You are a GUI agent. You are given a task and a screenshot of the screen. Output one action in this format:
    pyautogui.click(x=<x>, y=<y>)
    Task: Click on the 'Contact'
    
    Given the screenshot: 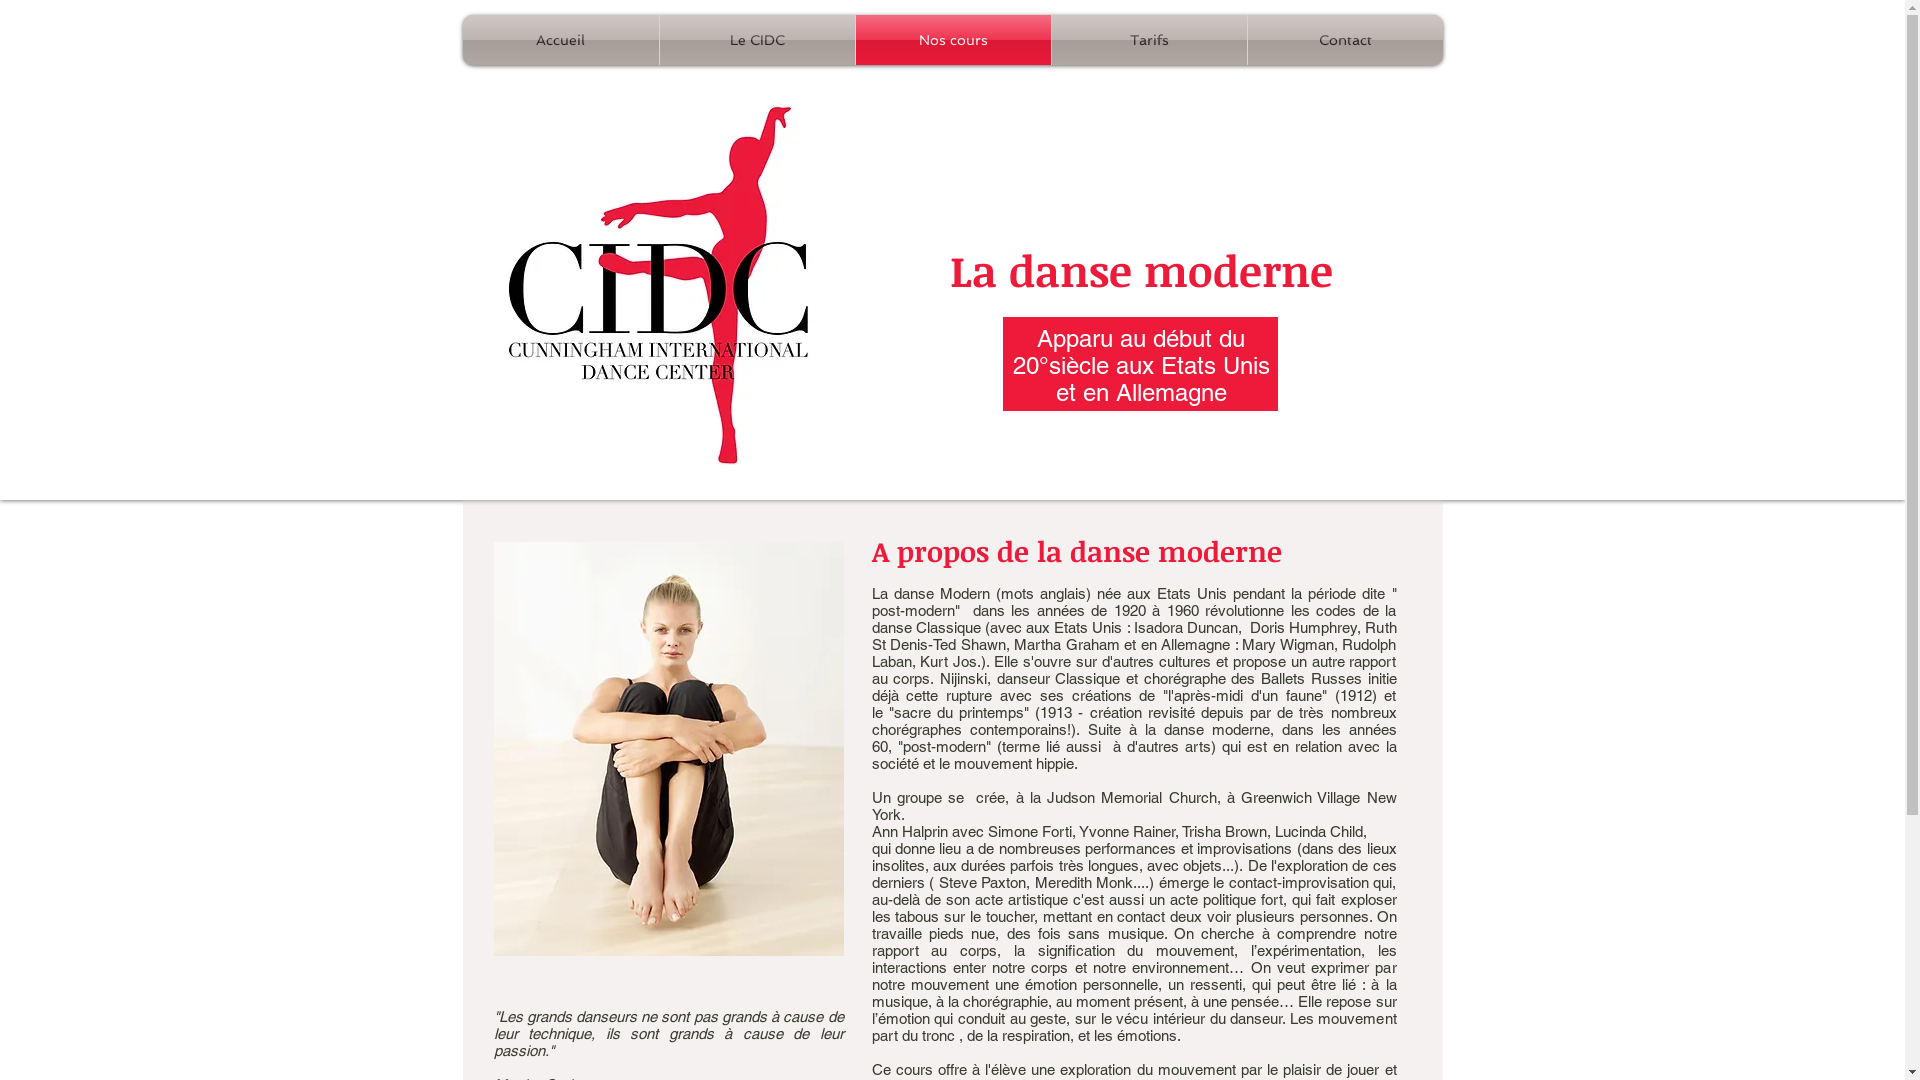 What is the action you would take?
    pyautogui.click(x=1345, y=39)
    